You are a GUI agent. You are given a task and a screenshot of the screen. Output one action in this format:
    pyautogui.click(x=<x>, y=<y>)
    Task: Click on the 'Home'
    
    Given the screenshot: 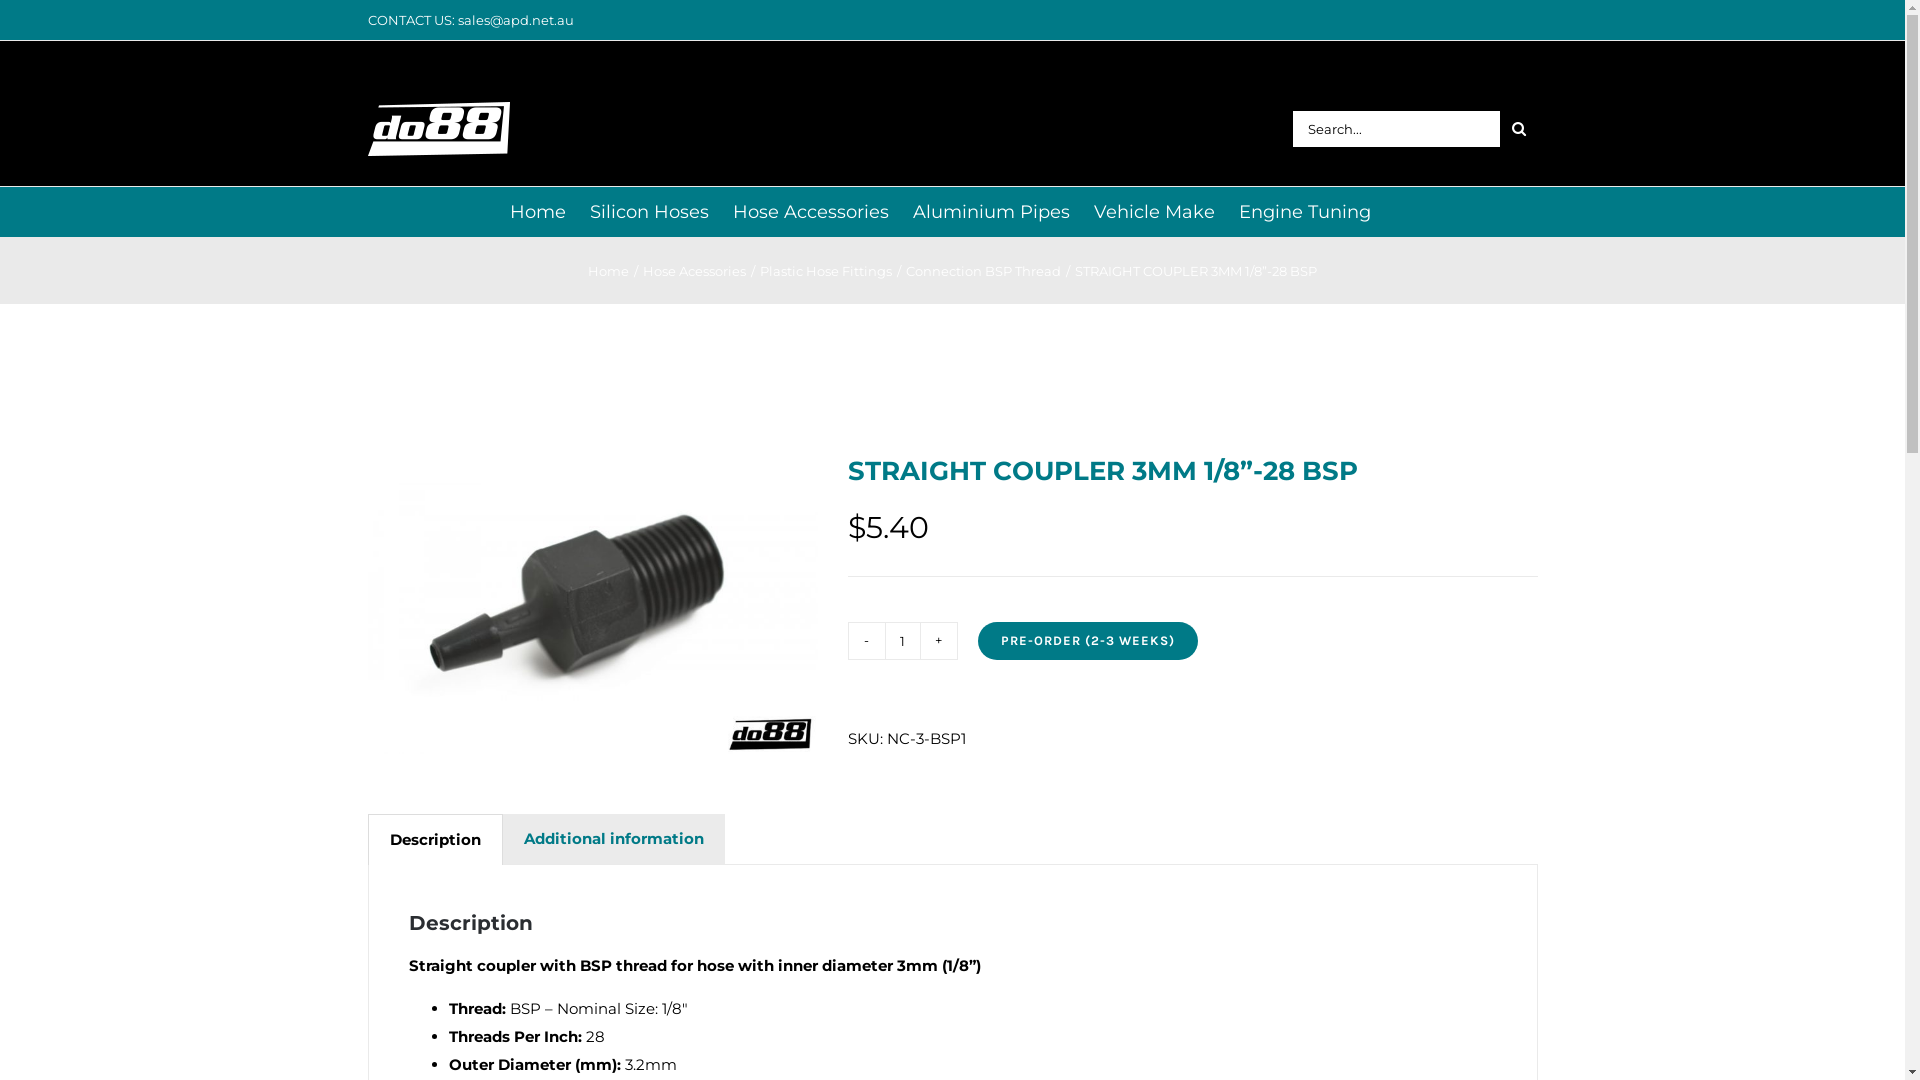 What is the action you would take?
    pyautogui.click(x=537, y=212)
    